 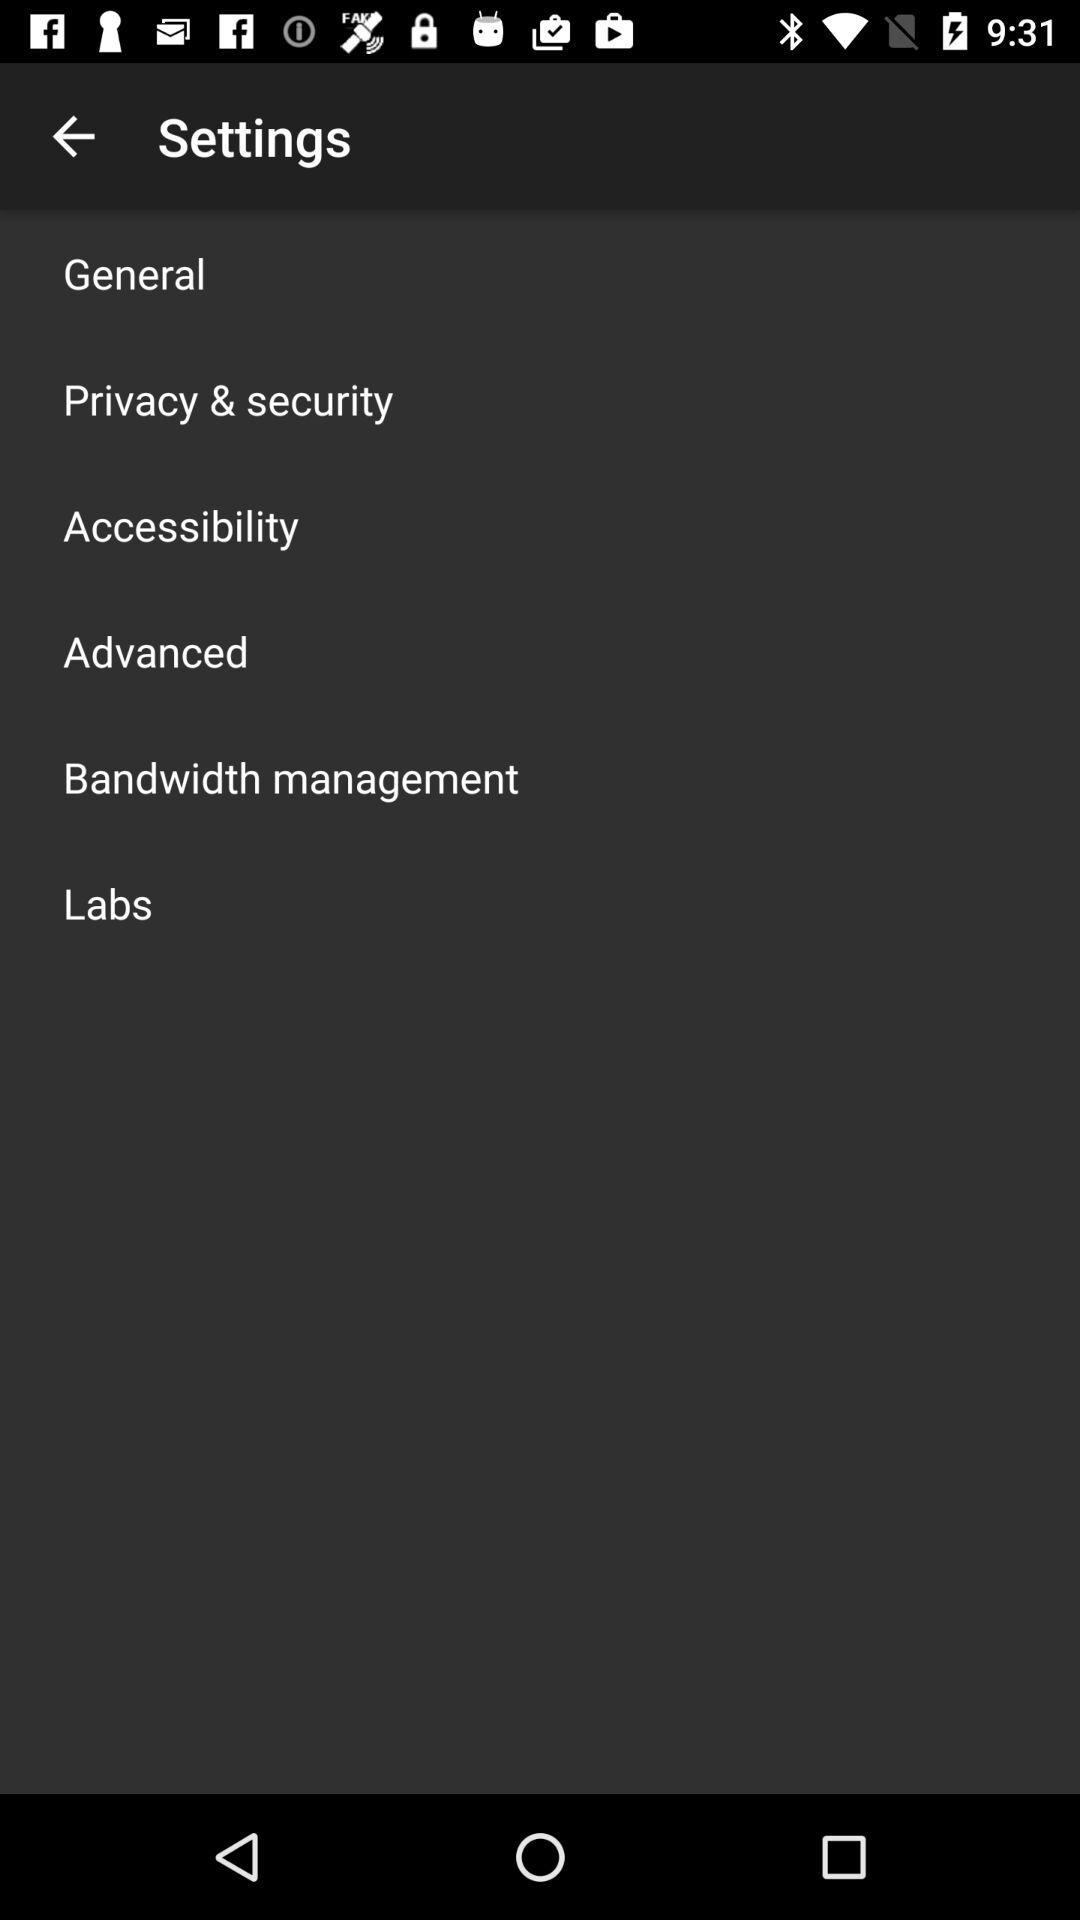 What do you see at coordinates (134, 272) in the screenshot?
I see `icon above privacy & security item` at bounding box center [134, 272].